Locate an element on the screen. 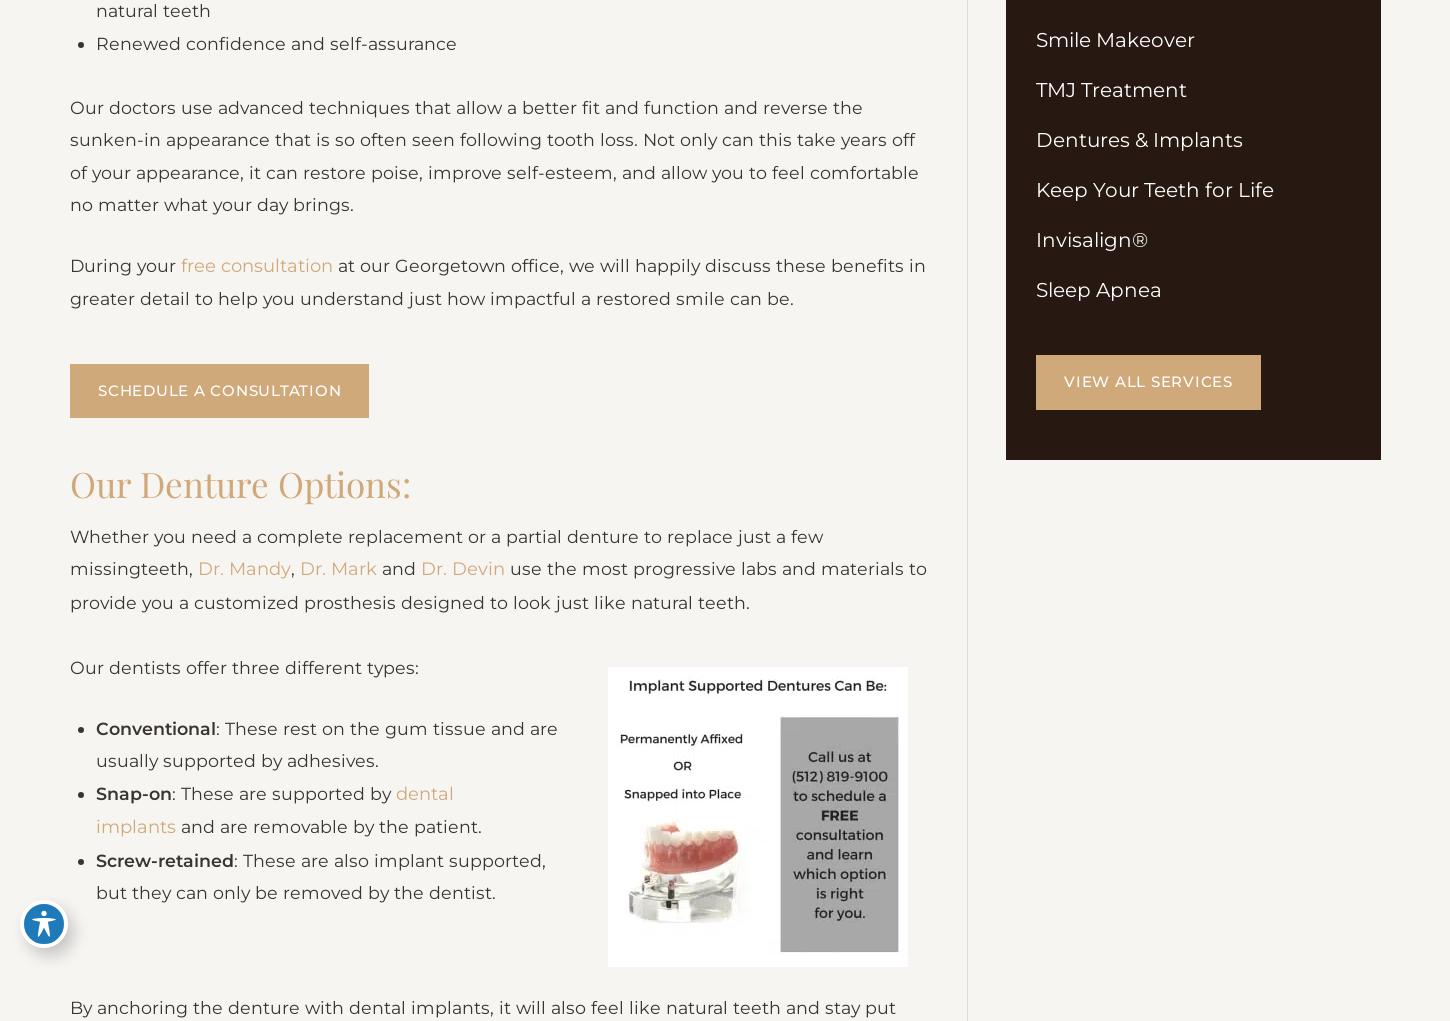 Image resolution: width=1450 pixels, height=1021 pixels. 'Keep Your Teeth for Life' is located at coordinates (1036, 191).